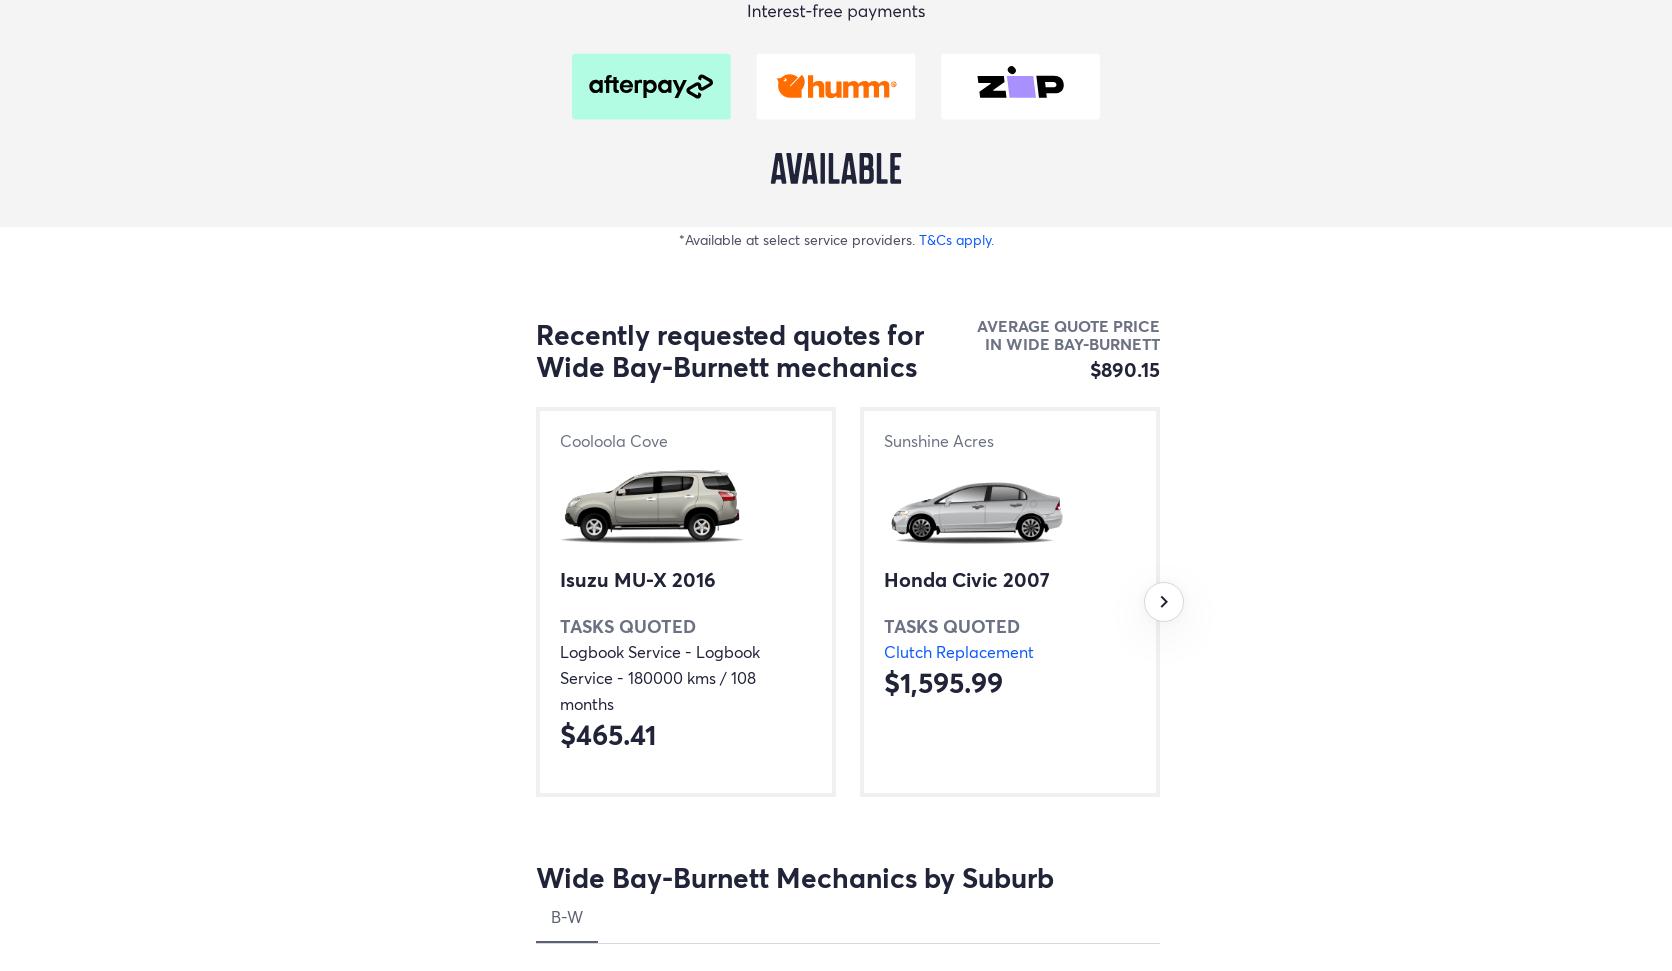 This screenshot has width=1672, height=971. Describe the element at coordinates (1582, 732) in the screenshot. I see `'$484.23'` at that location.